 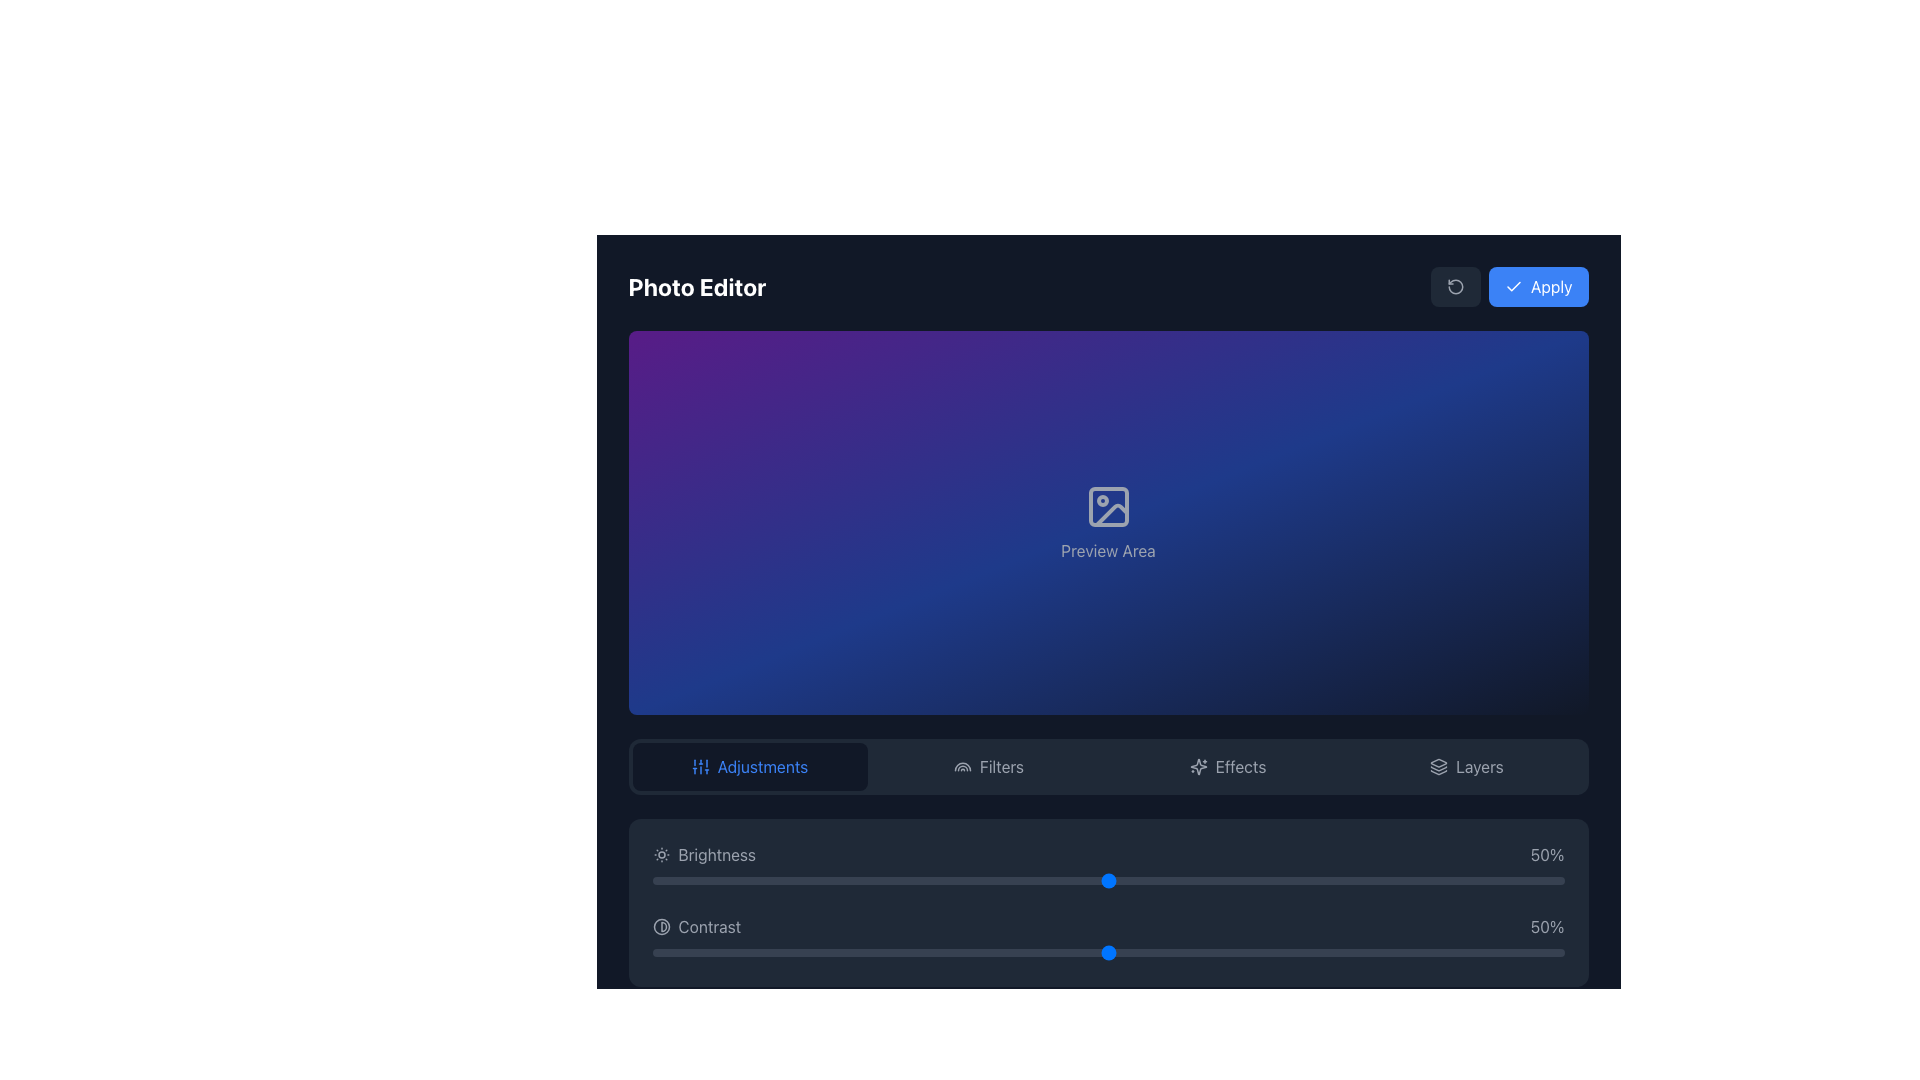 I want to click on the Tab bar containing navigation buttons, so click(x=1107, y=766).